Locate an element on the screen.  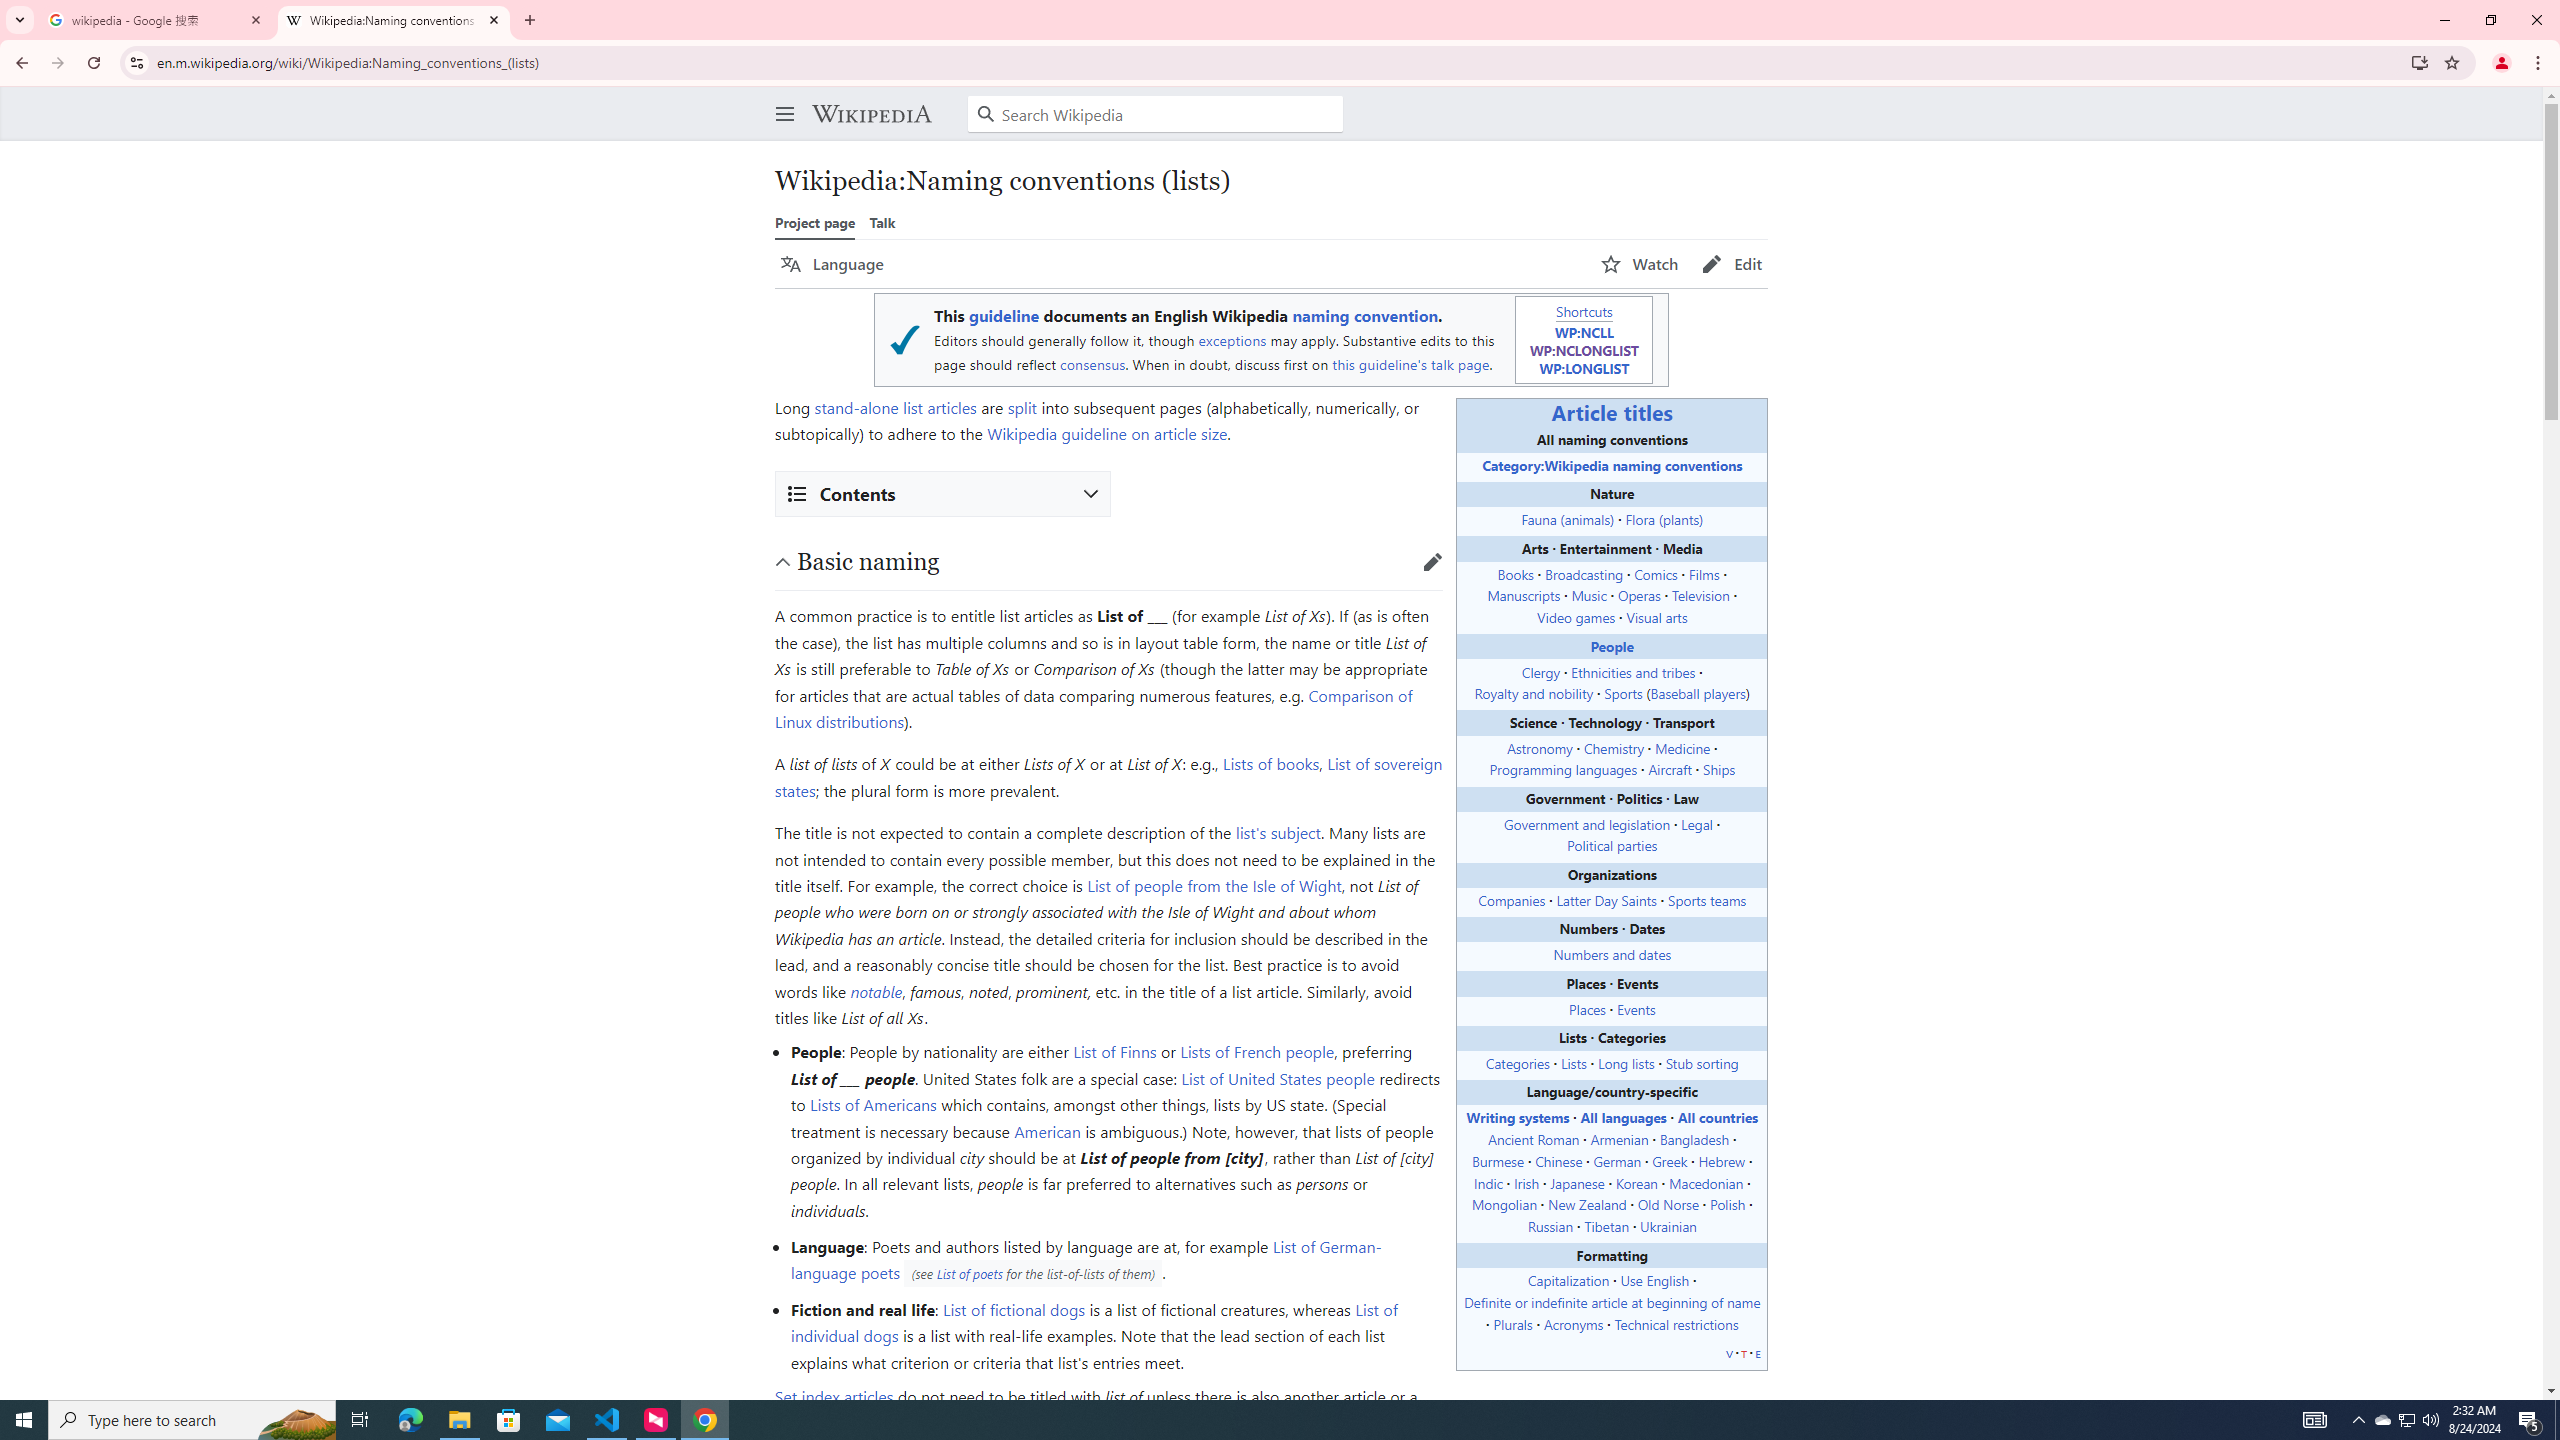
'Broadcasting' is located at coordinates (1582, 572).